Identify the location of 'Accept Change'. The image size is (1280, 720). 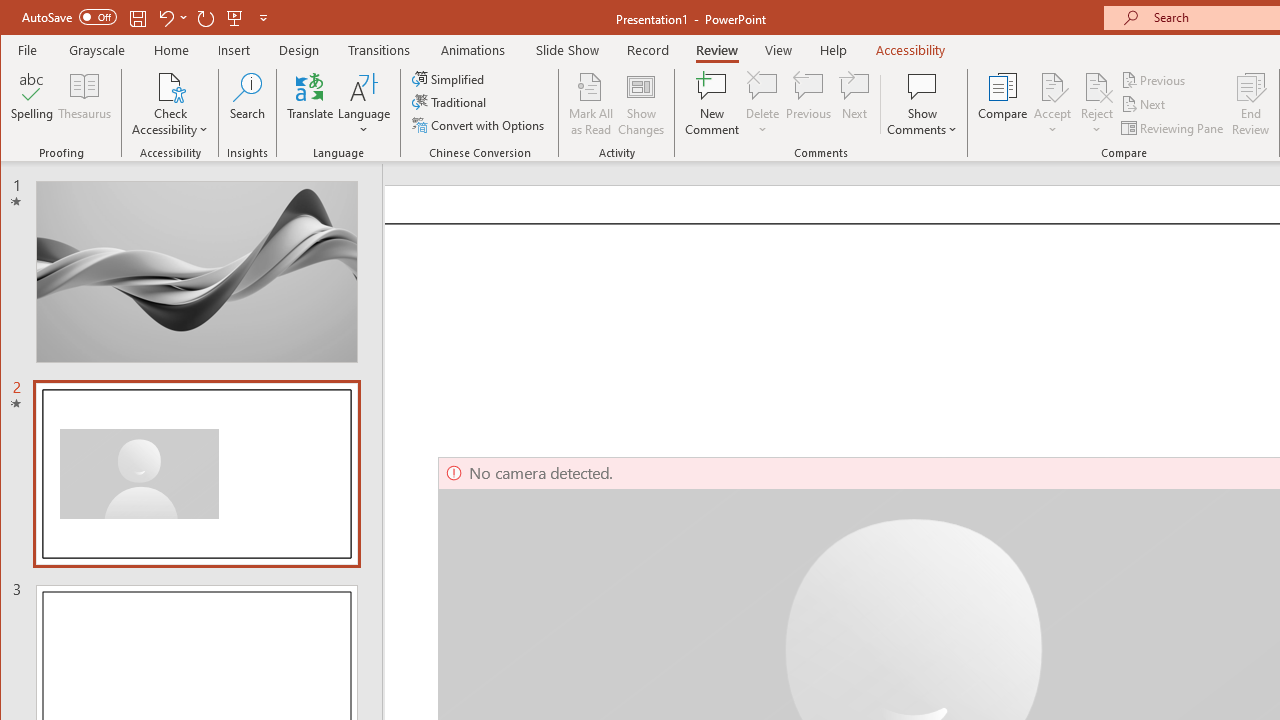
(1051, 85).